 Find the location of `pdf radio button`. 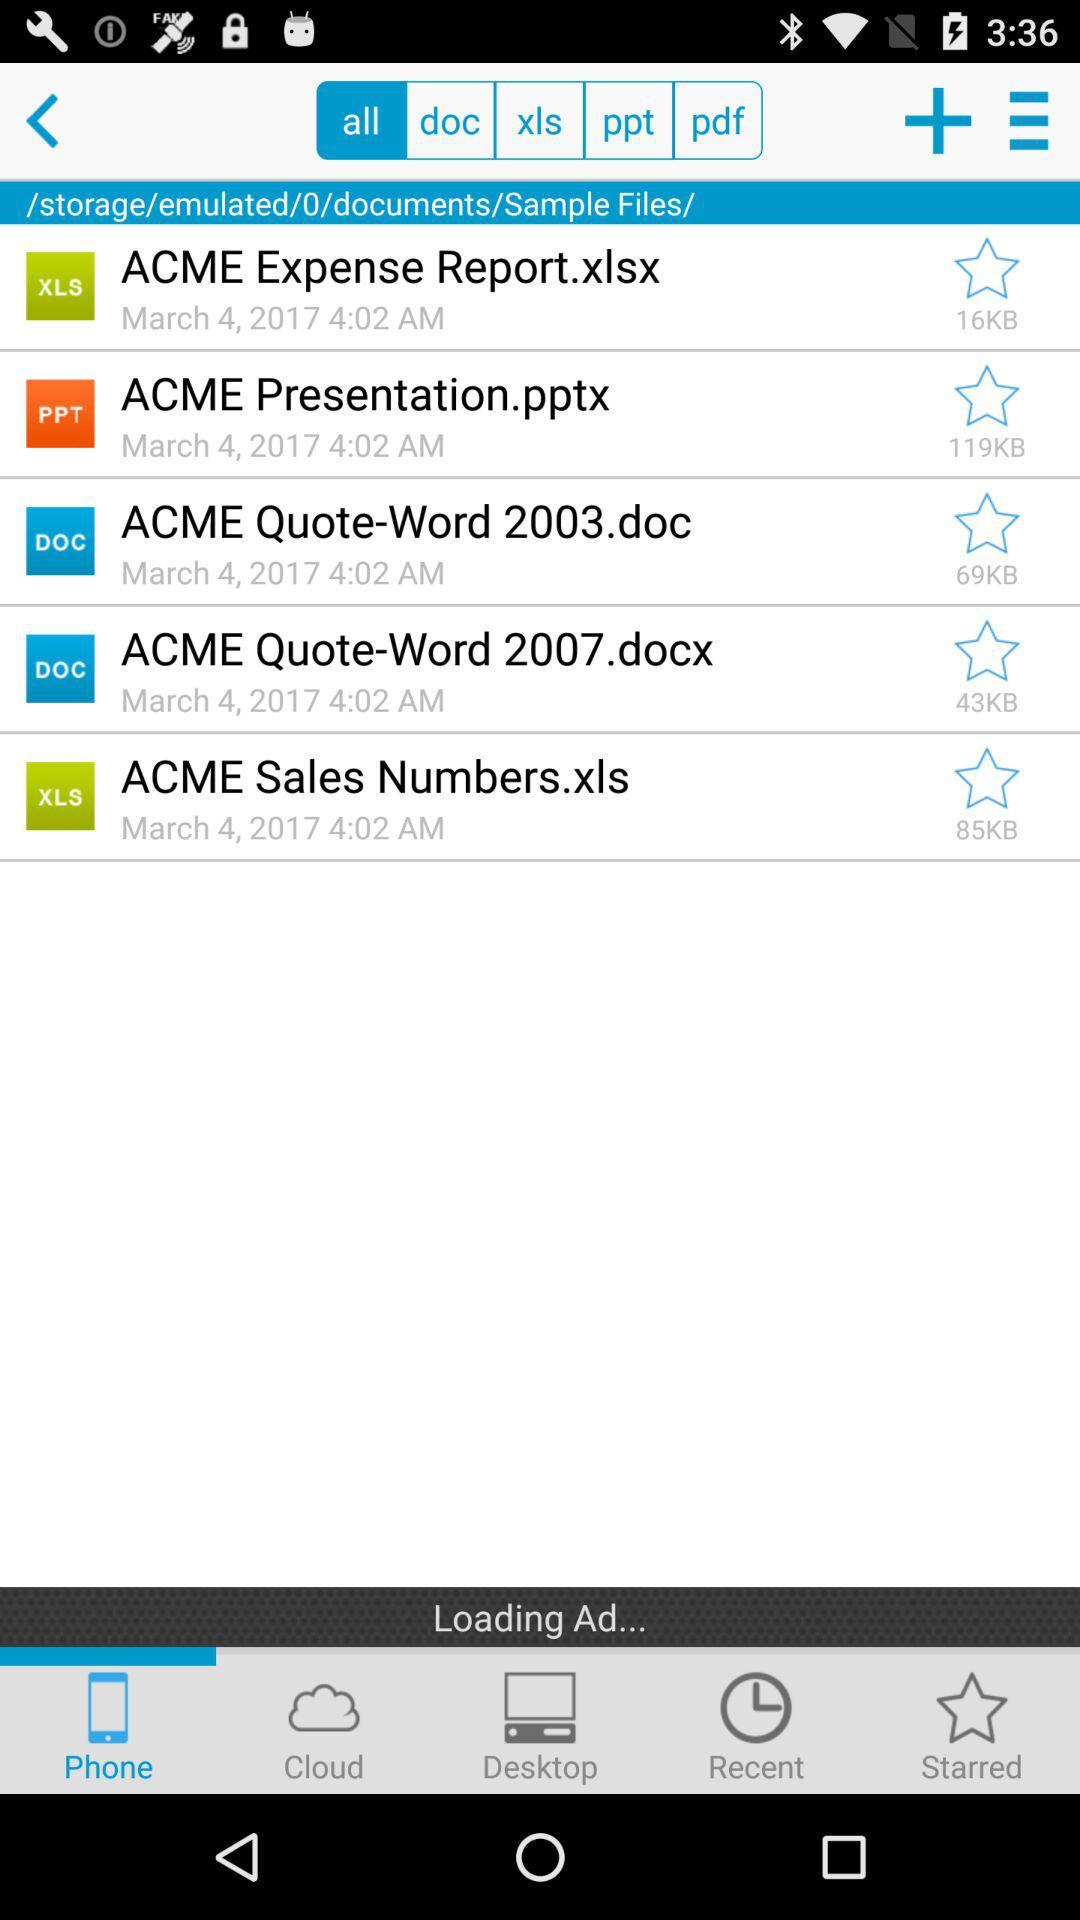

pdf radio button is located at coordinates (717, 119).